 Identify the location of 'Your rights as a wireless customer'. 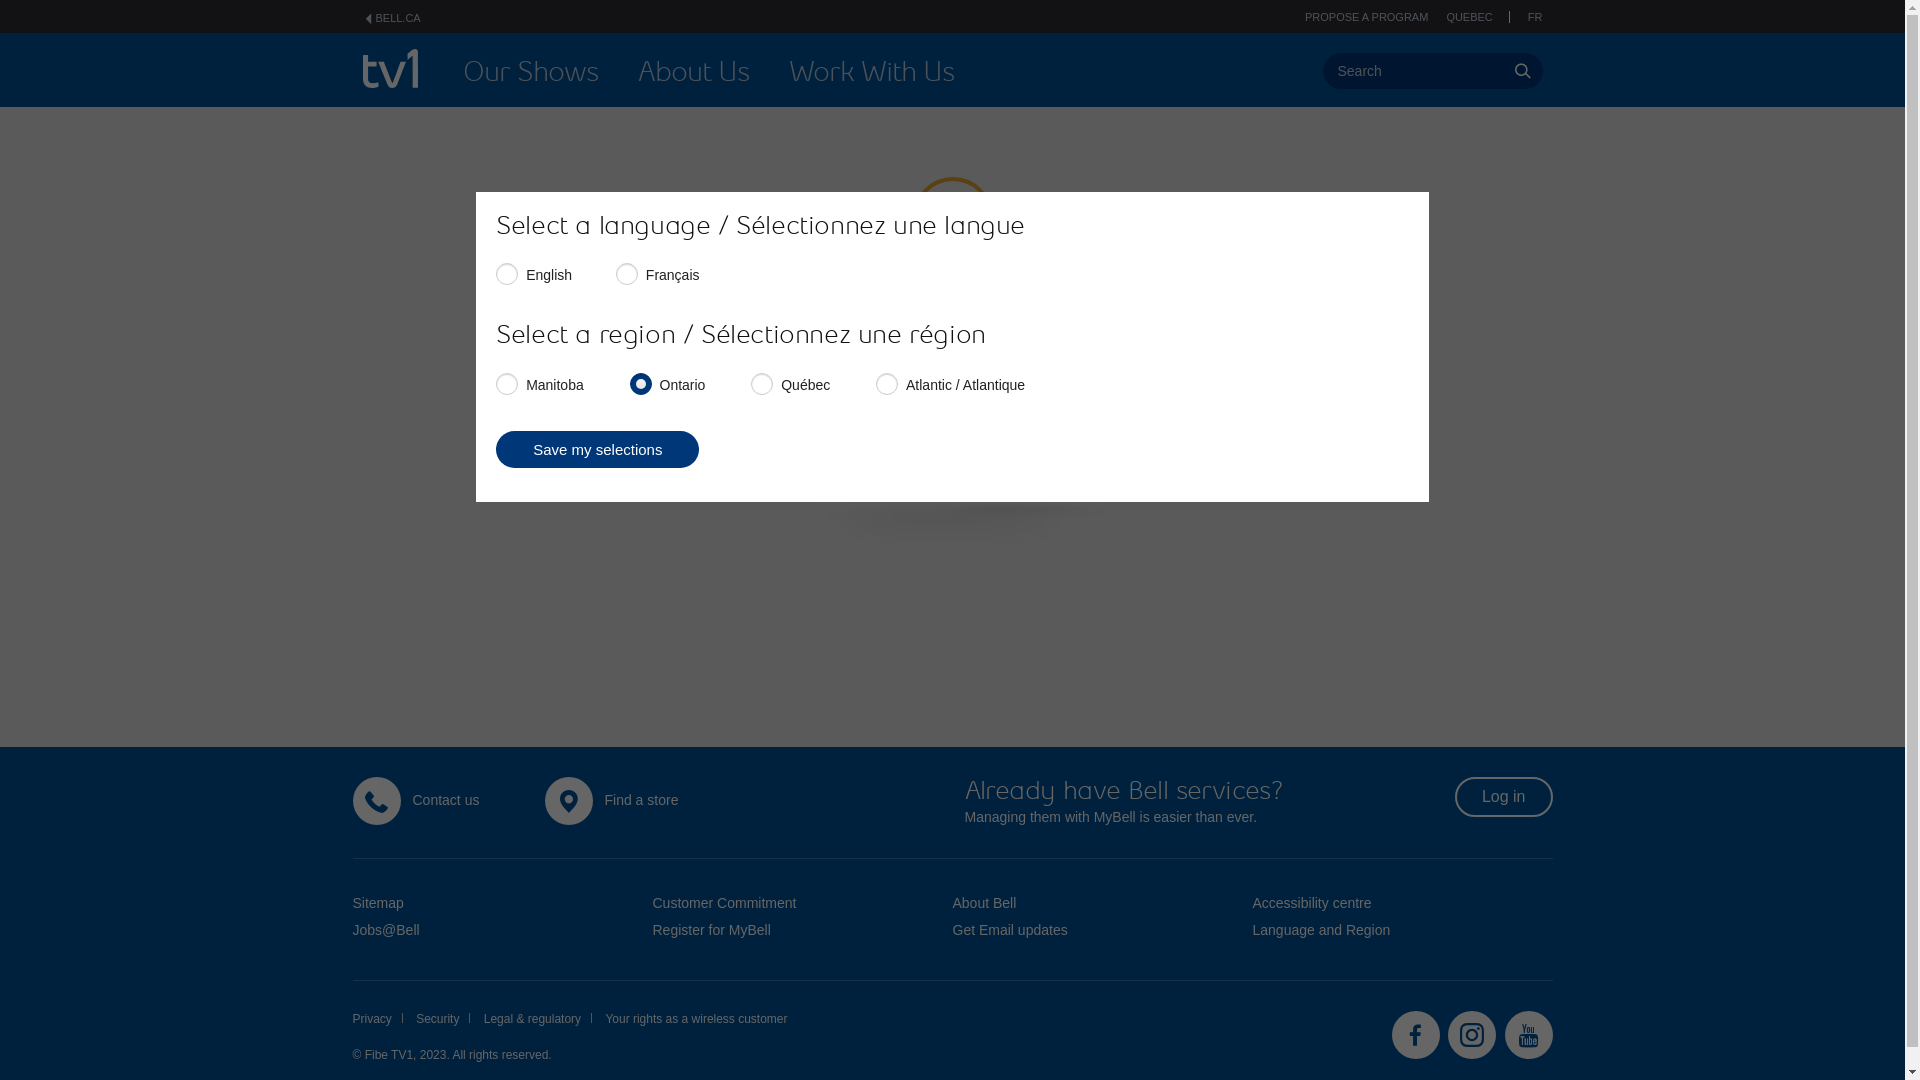
(696, 1019).